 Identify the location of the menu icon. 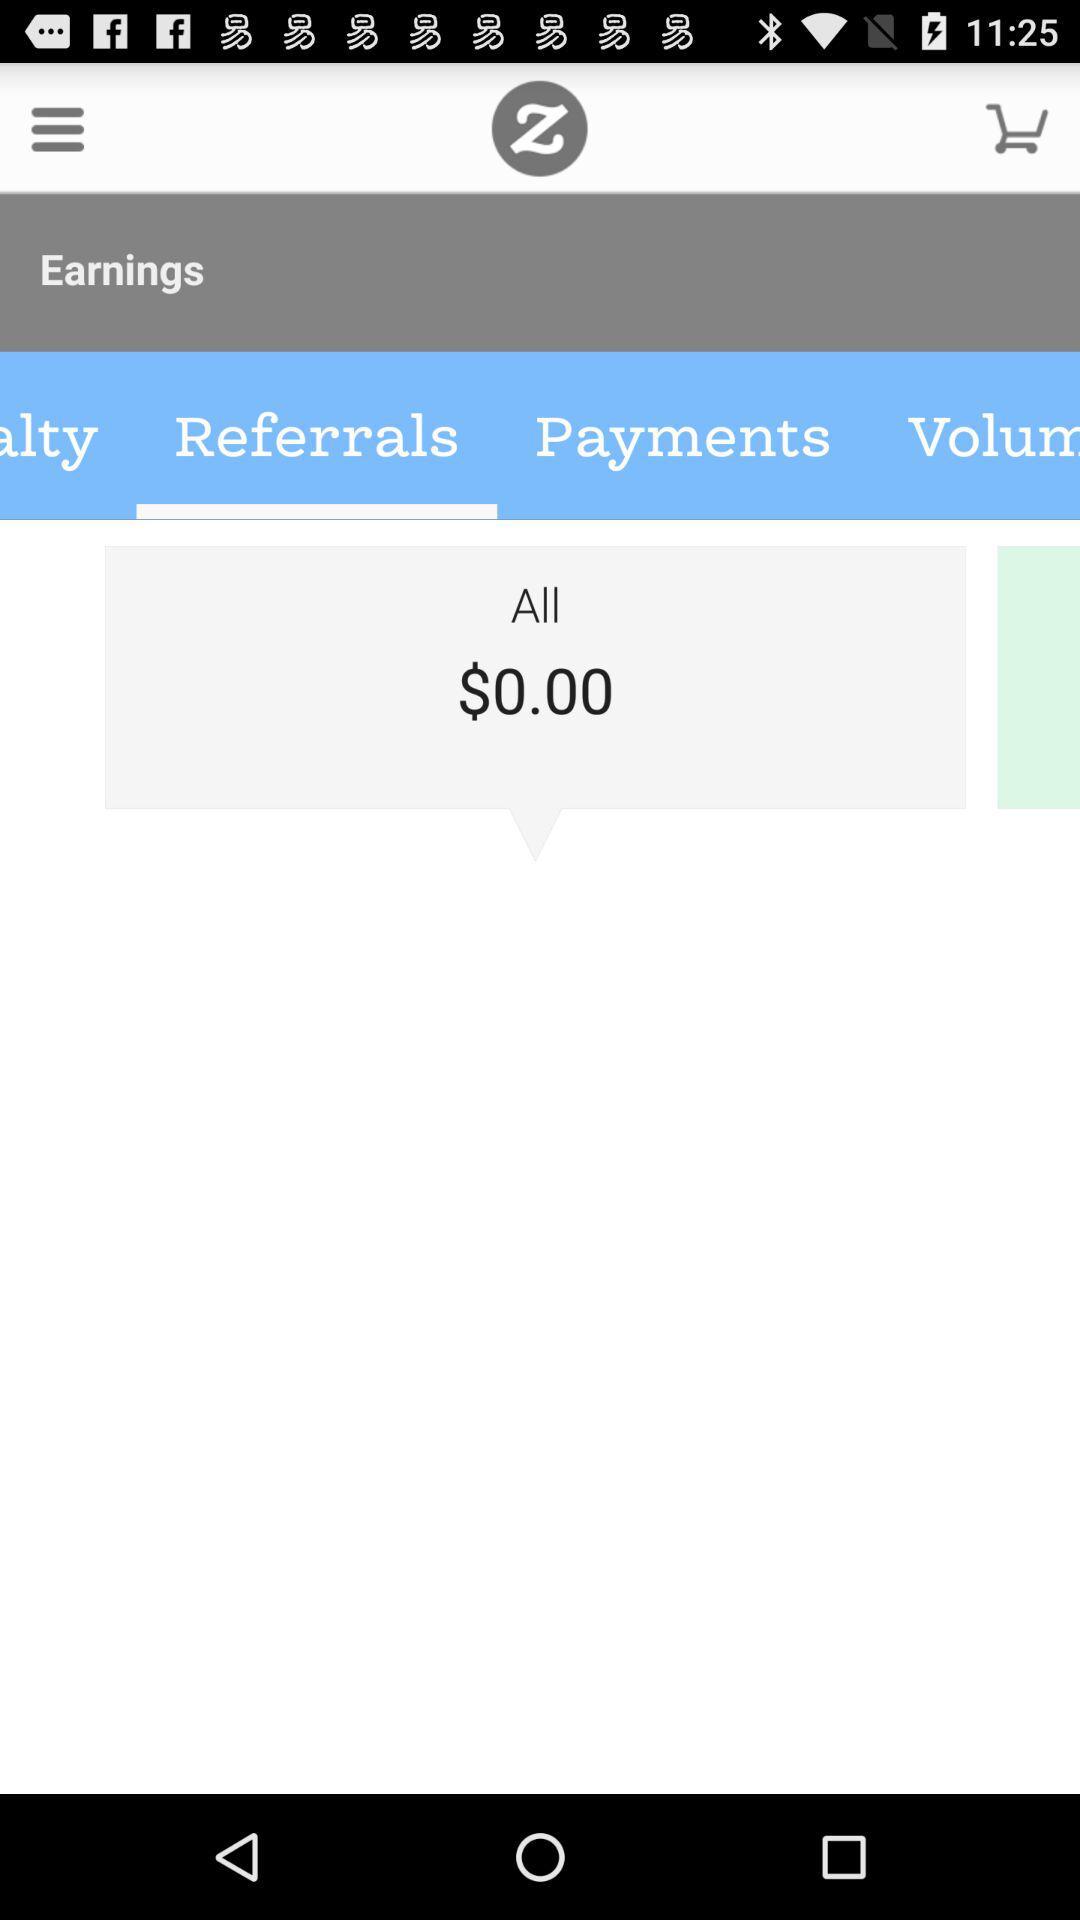
(56, 136).